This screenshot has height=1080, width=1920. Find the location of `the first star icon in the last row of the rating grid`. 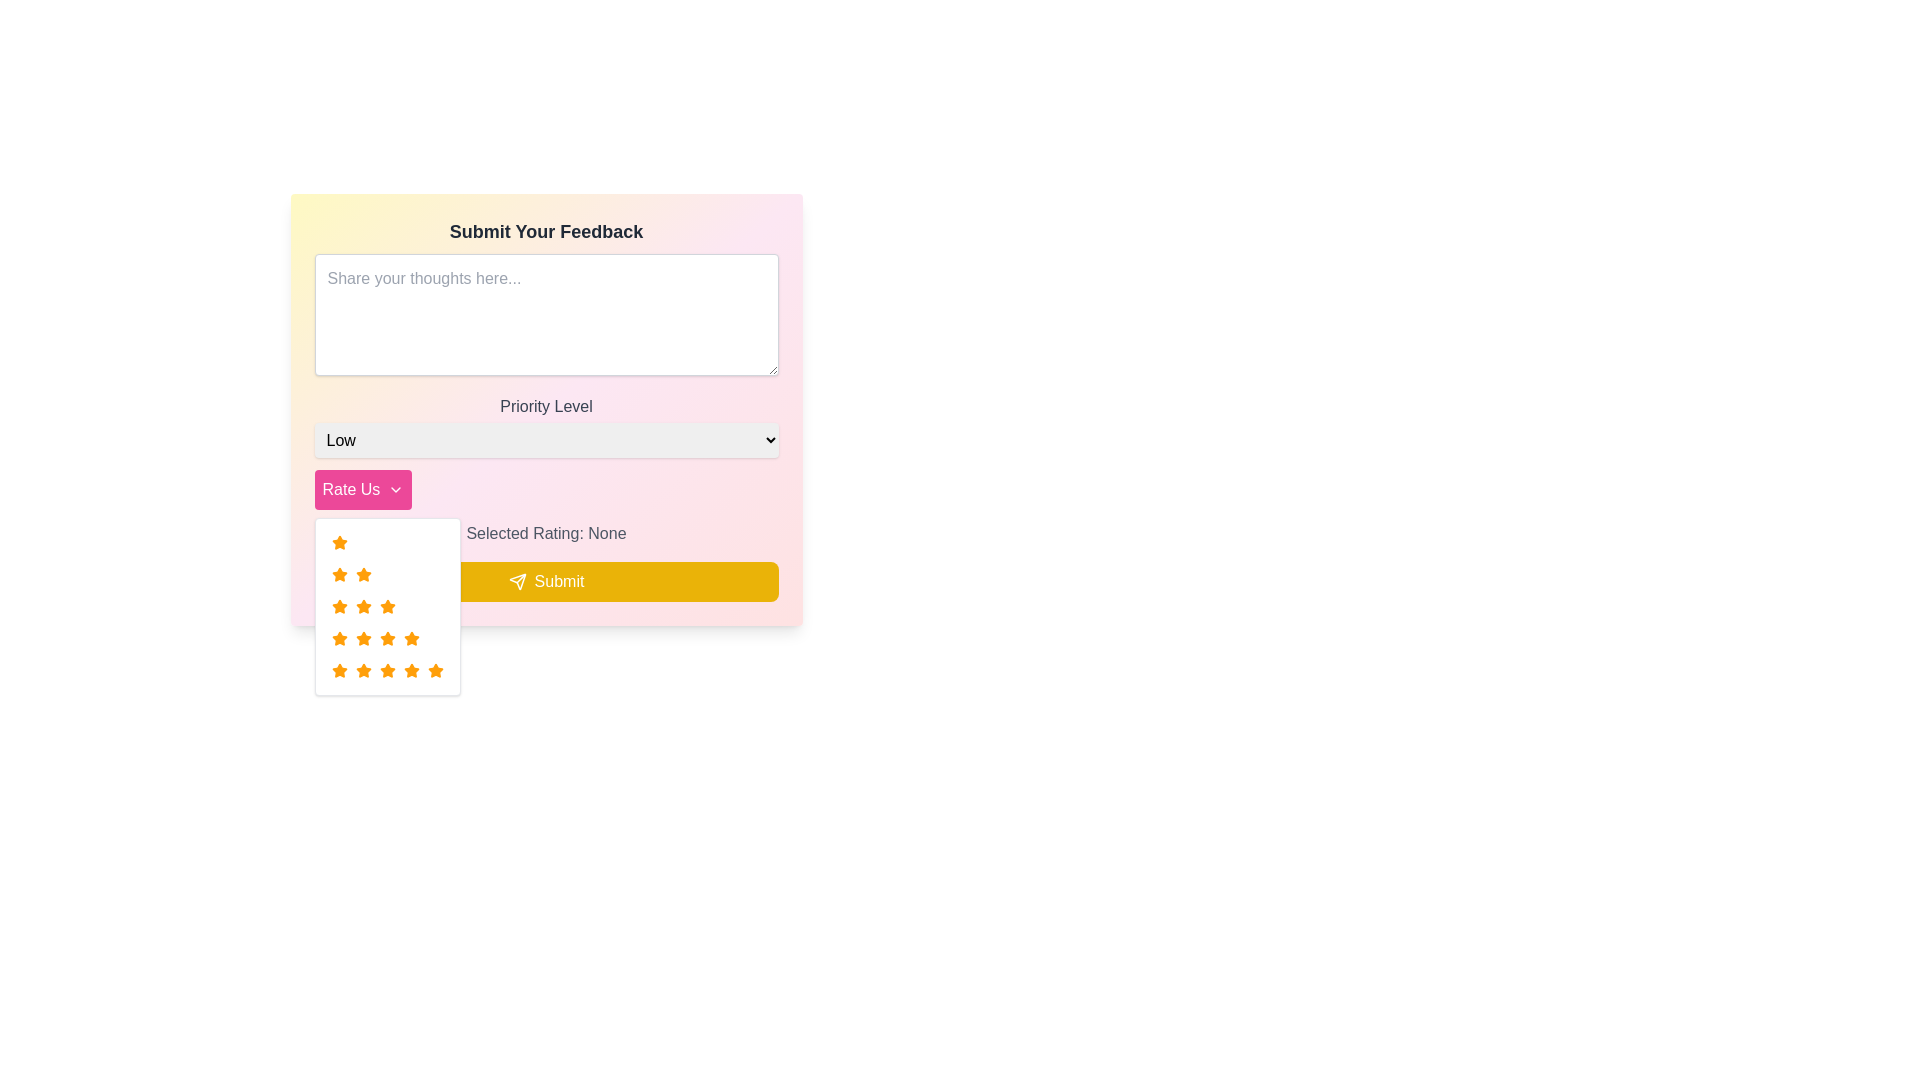

the first star icon in the last row of the rating grid is located at coordinates (387, 605).